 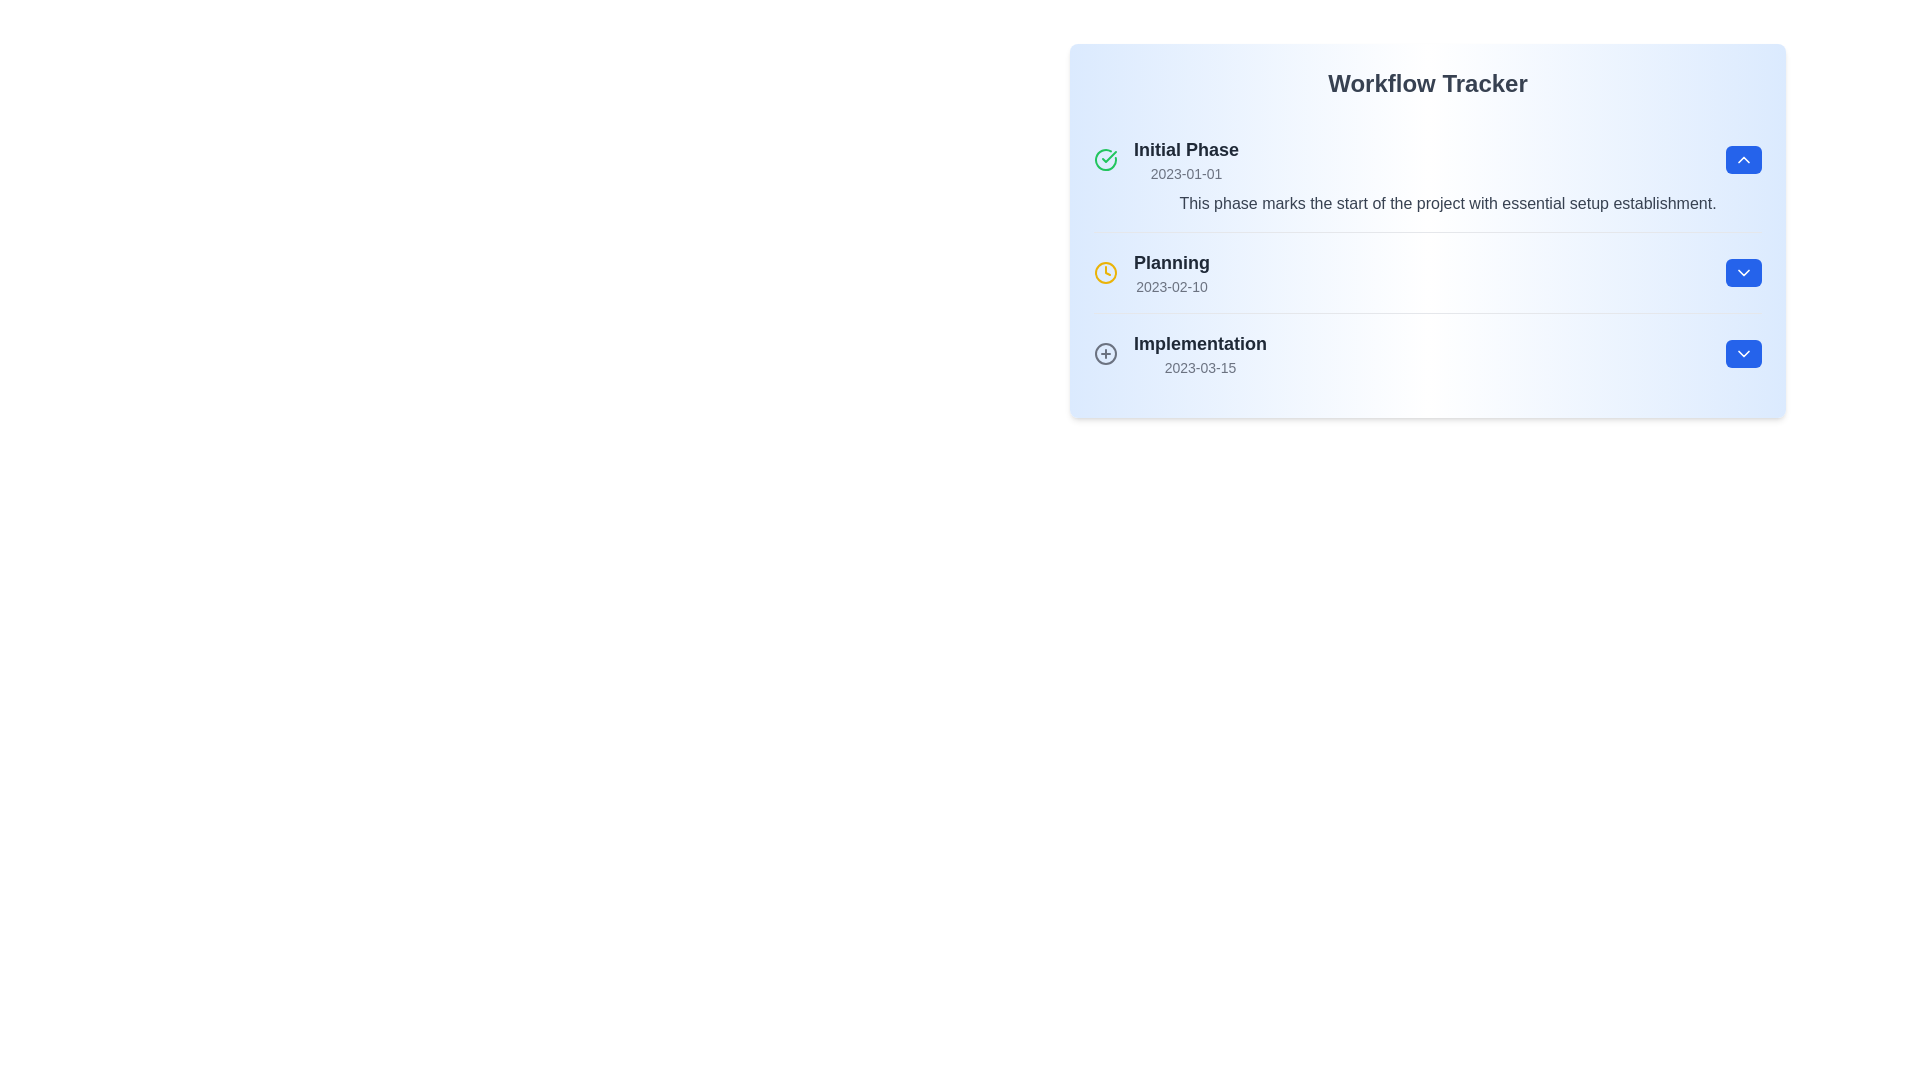 What do you see at coordinates (1200, 353) in the screenshot?
I see `the 'Implementation' text label in the Workflow Tracker section` at bounding box center [1200, 353].